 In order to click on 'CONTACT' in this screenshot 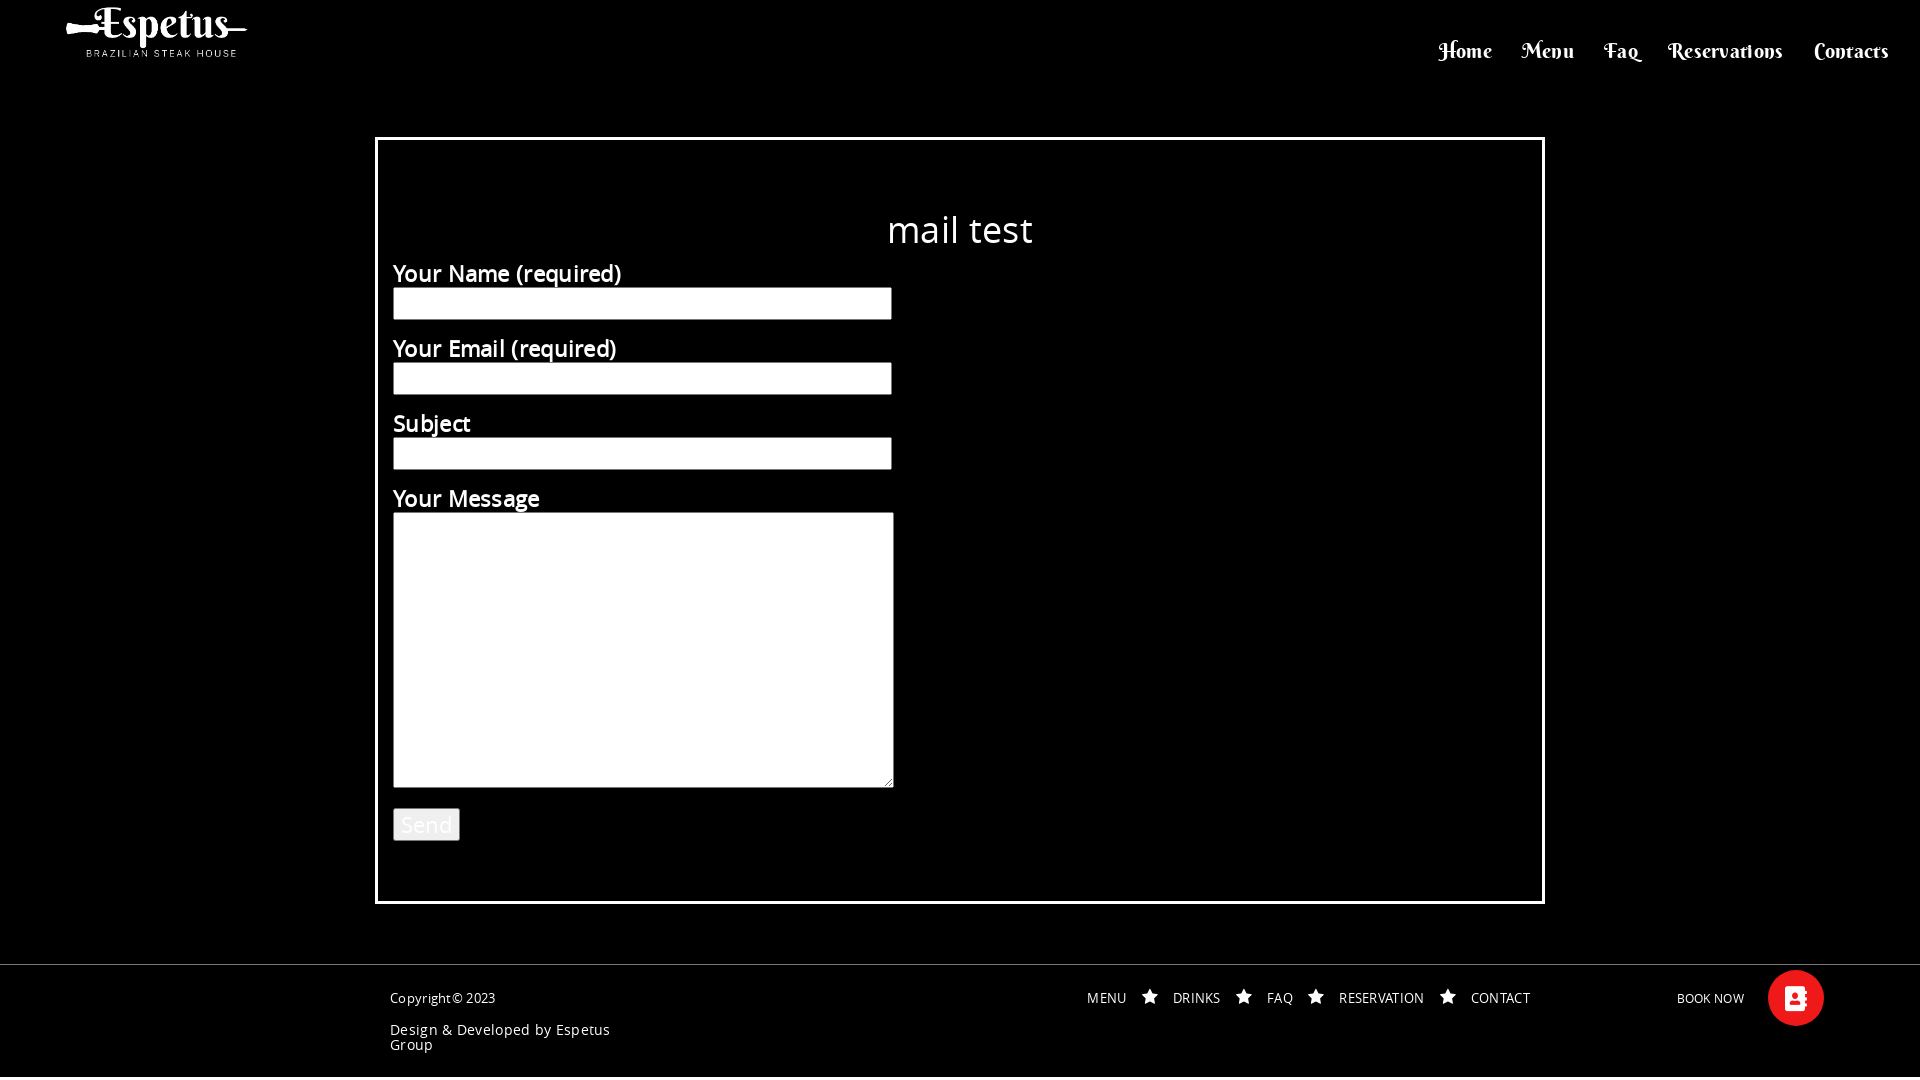, I will do `click(1500, 998)`.